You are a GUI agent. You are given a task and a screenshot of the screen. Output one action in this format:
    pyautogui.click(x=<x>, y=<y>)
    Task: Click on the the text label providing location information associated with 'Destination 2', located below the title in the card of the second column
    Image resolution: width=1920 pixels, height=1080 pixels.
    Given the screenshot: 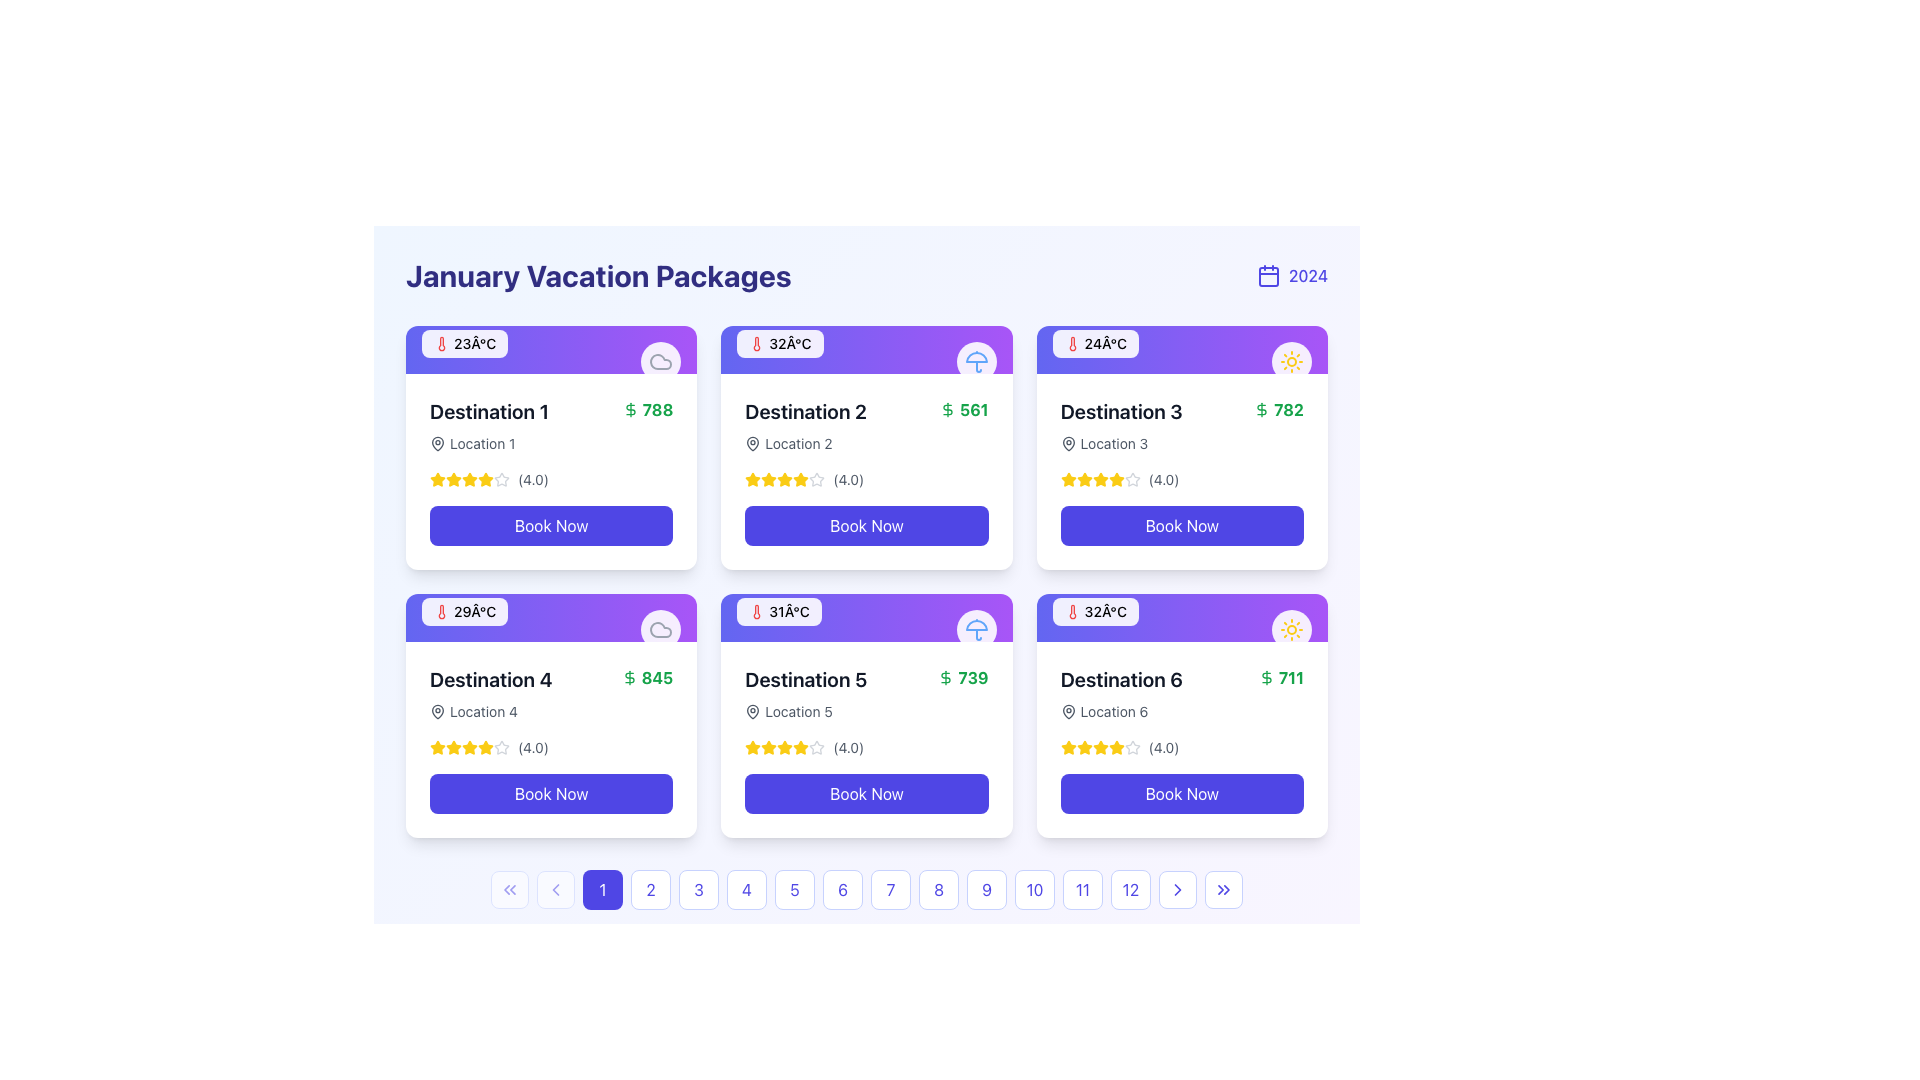 What is the action you would take?
    pyautogui.click(x=797, y=442)
    